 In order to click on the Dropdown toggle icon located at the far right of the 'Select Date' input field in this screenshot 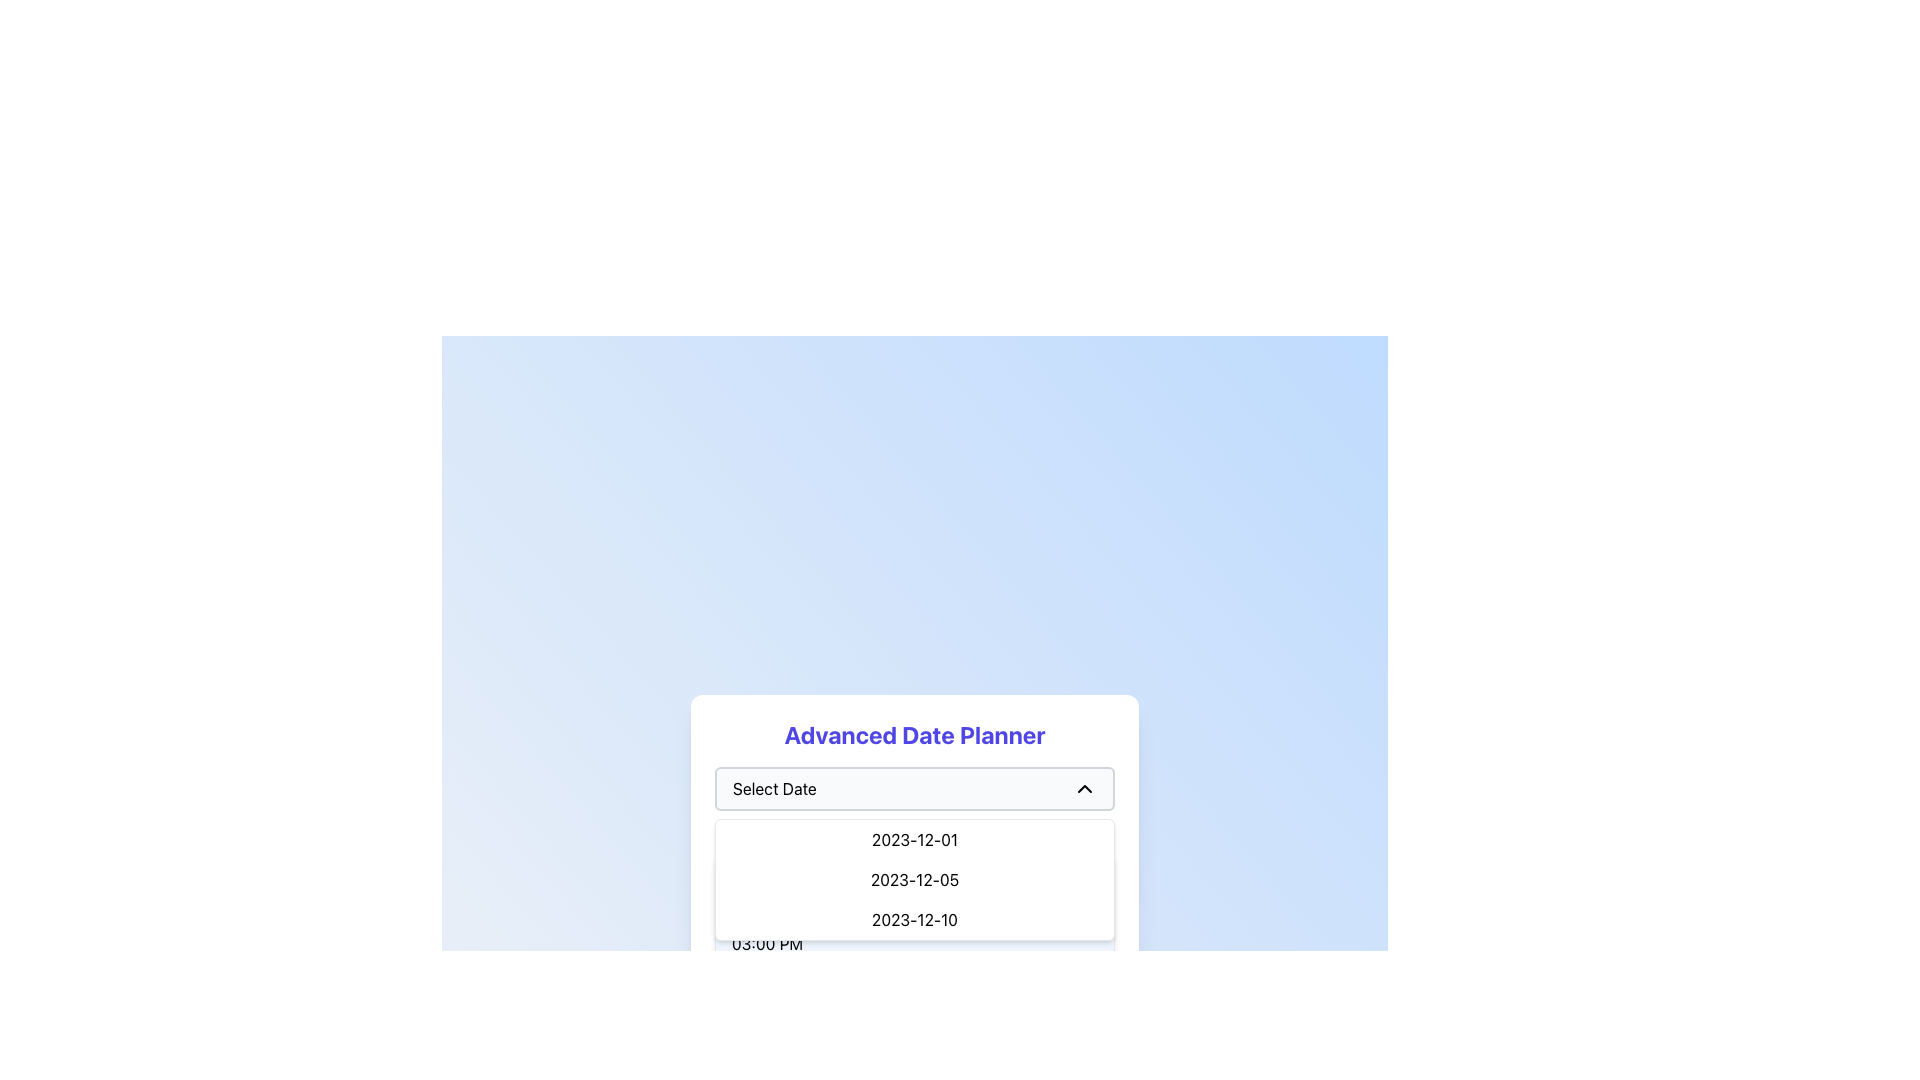, I will do `click(1083, 788)`.